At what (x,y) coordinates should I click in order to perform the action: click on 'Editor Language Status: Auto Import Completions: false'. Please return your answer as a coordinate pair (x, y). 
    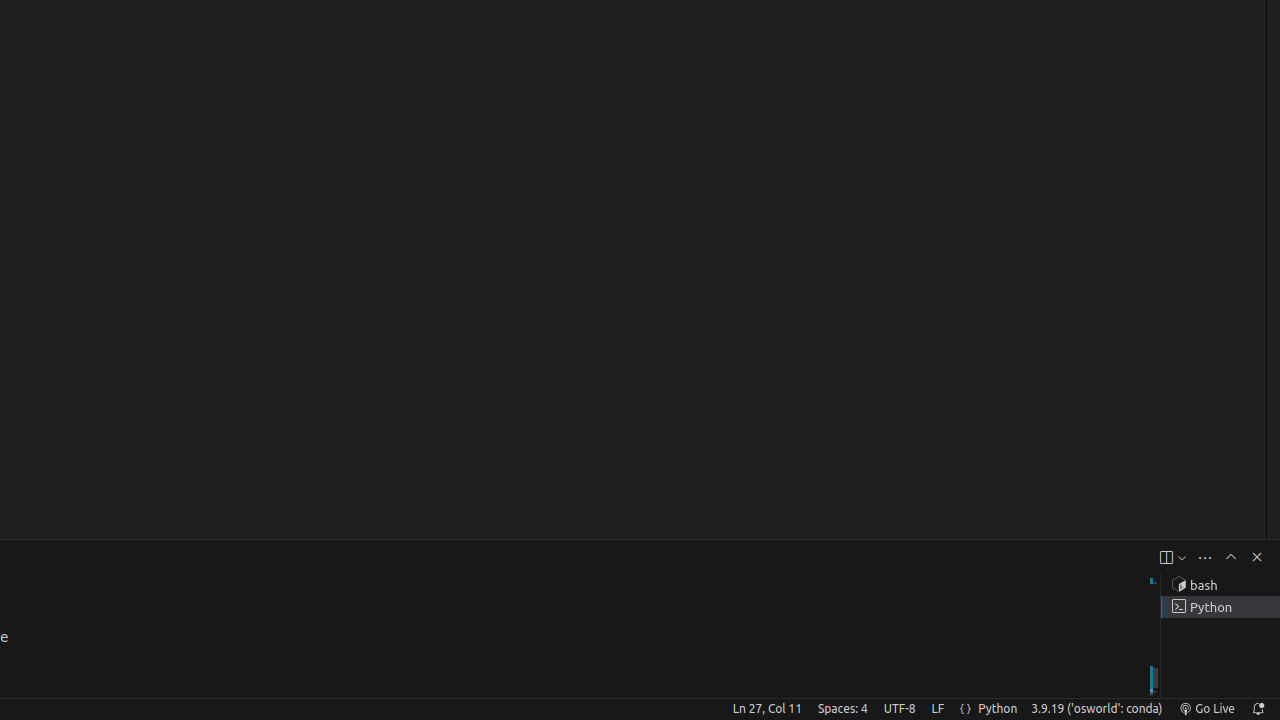
    Looking at the image, I should click on (965, 707).